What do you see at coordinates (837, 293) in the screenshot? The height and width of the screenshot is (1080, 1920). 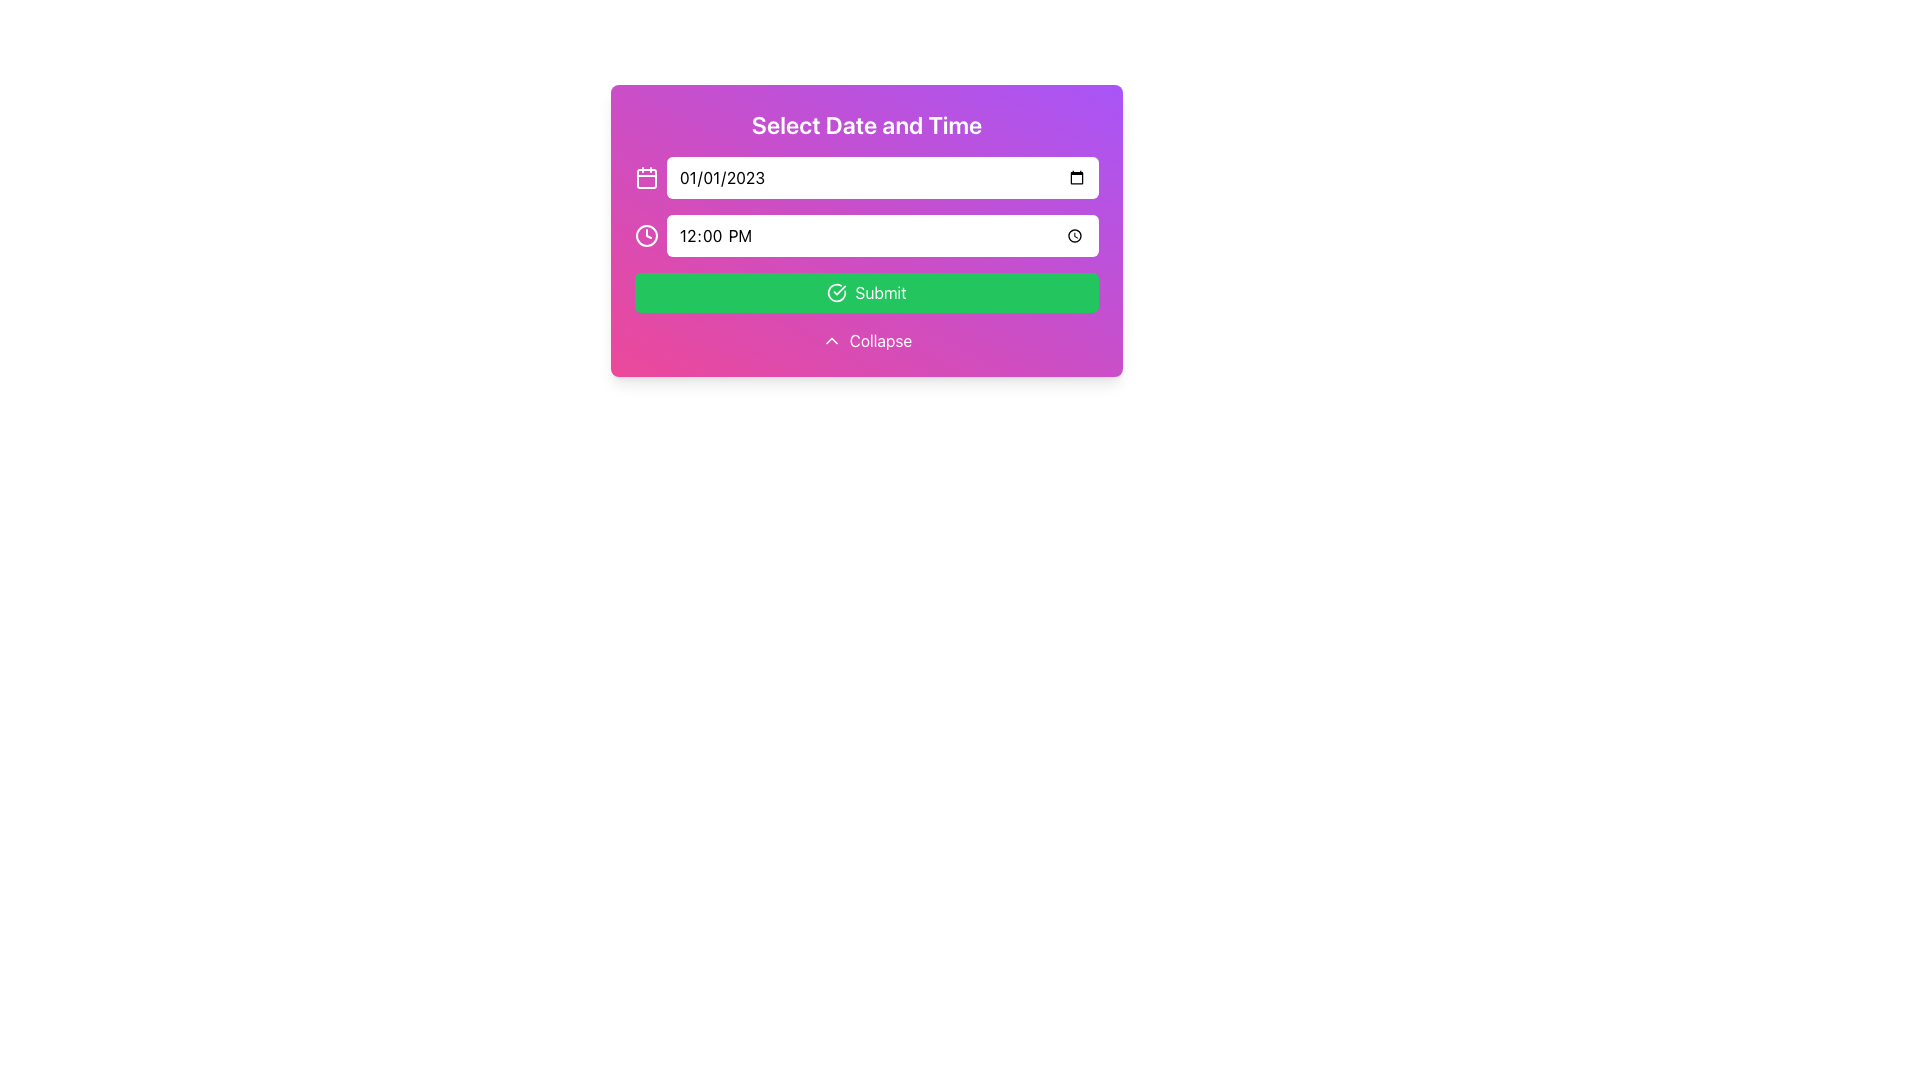 I see `the visual state of the icon located to the left of the 'Submit' text within the 'Submit' button at the bottom of the card-like UI section` at bounding box center [837, 293].